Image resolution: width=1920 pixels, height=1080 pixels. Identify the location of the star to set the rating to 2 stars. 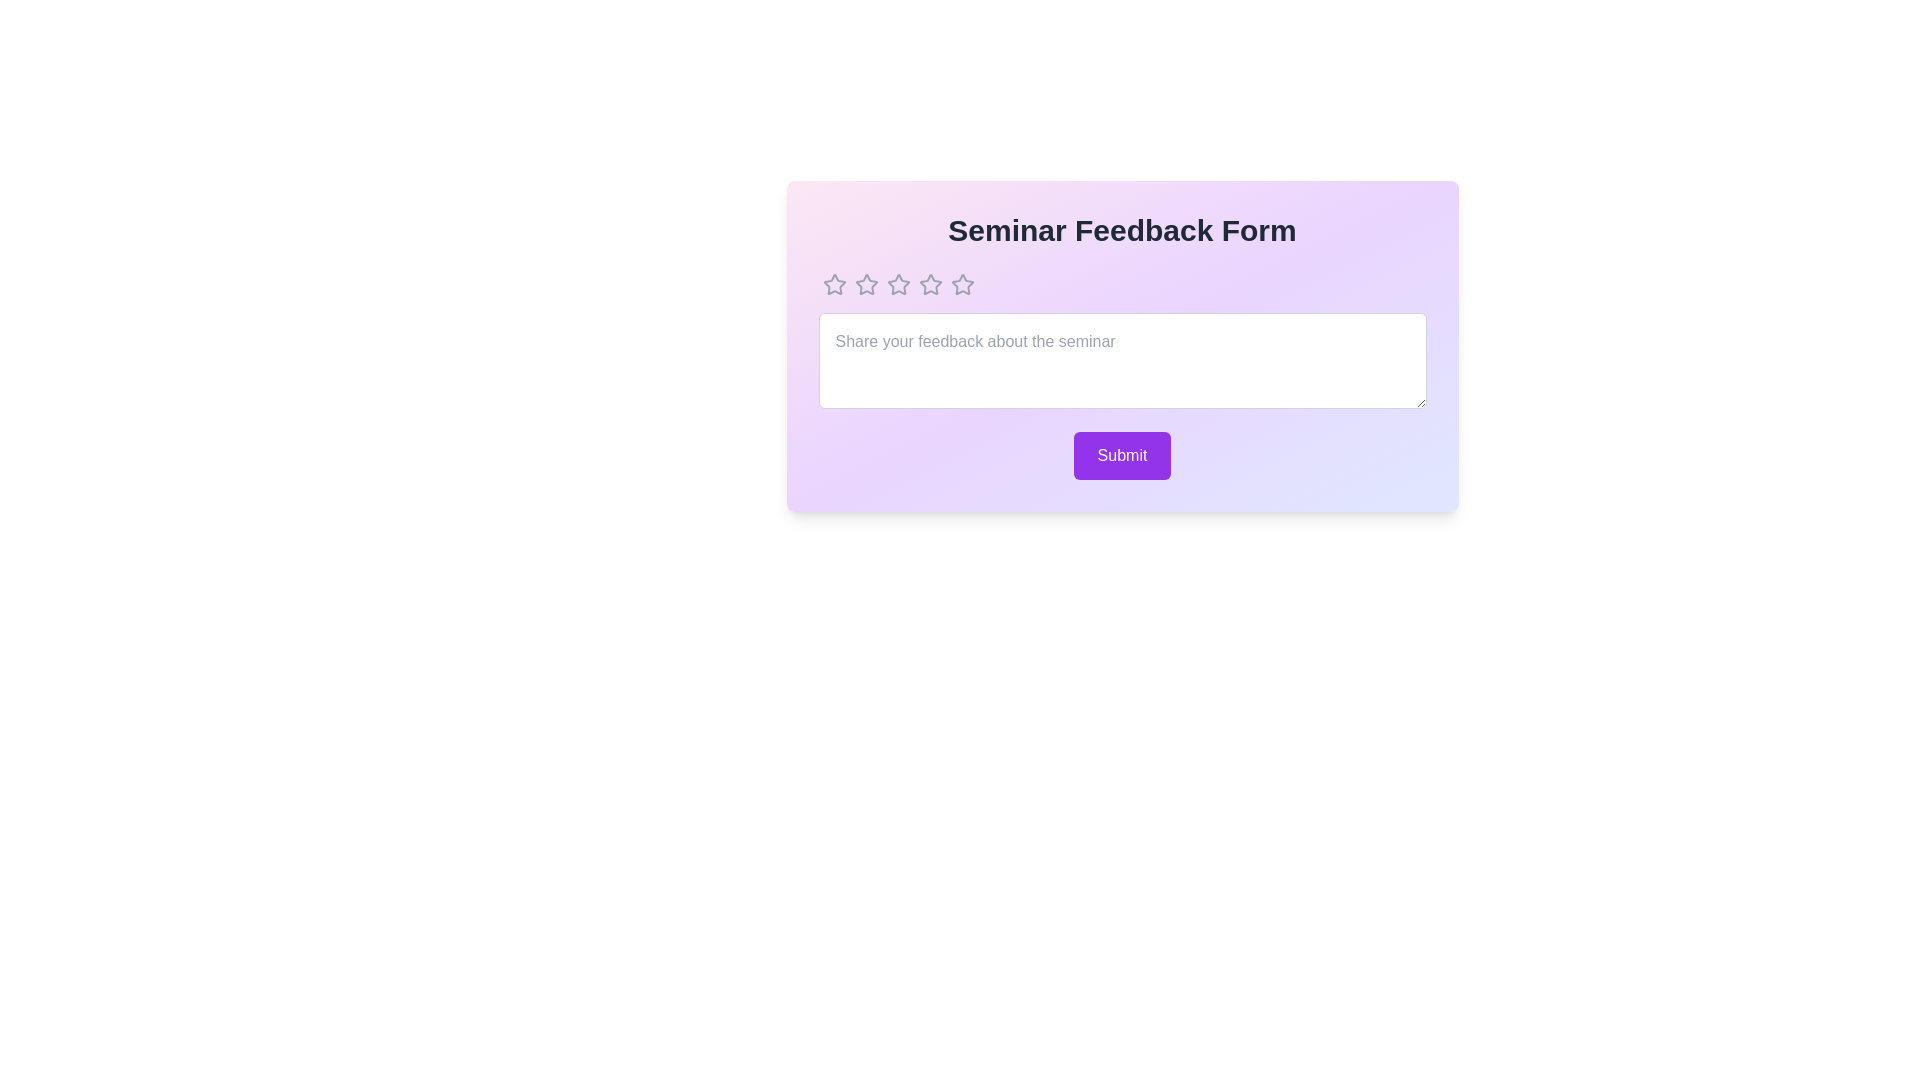
(866, 285).